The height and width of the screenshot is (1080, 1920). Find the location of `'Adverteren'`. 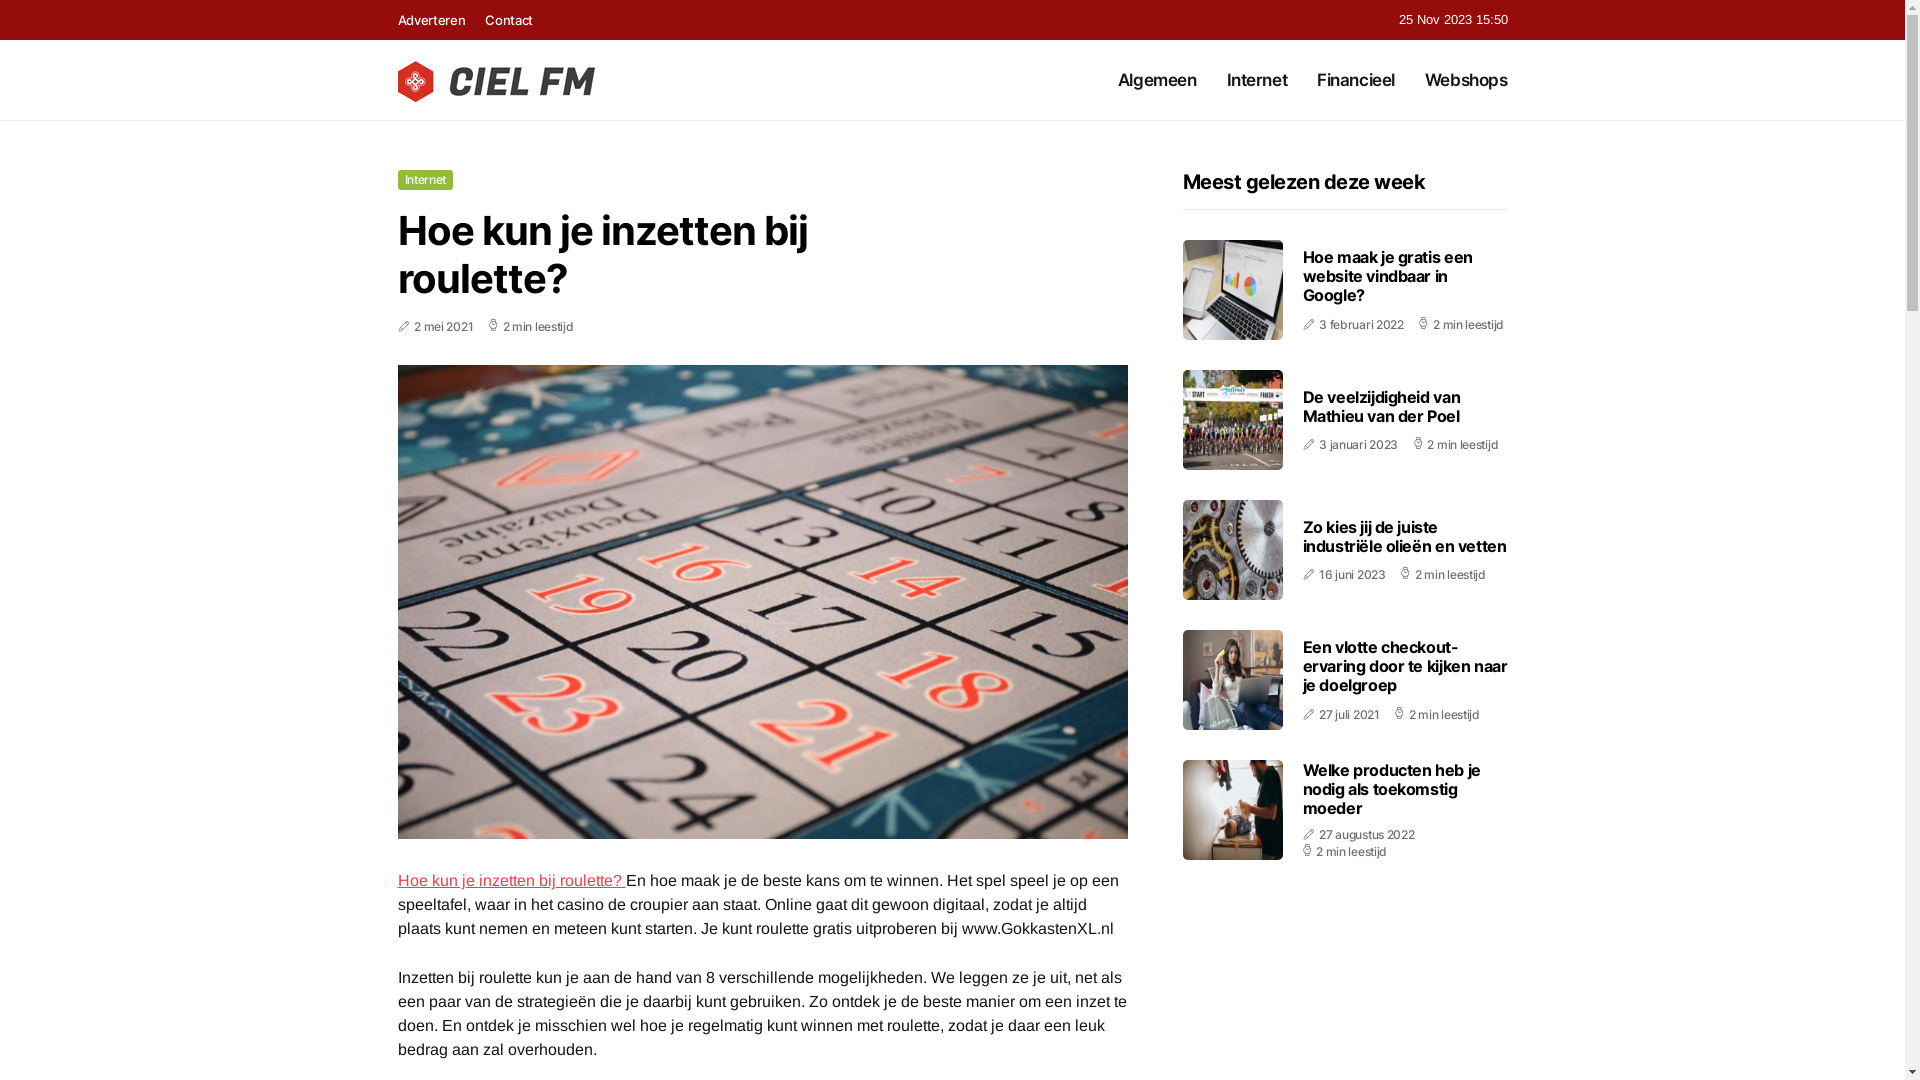

'Adverteren' is located at coordinates (398, 19).